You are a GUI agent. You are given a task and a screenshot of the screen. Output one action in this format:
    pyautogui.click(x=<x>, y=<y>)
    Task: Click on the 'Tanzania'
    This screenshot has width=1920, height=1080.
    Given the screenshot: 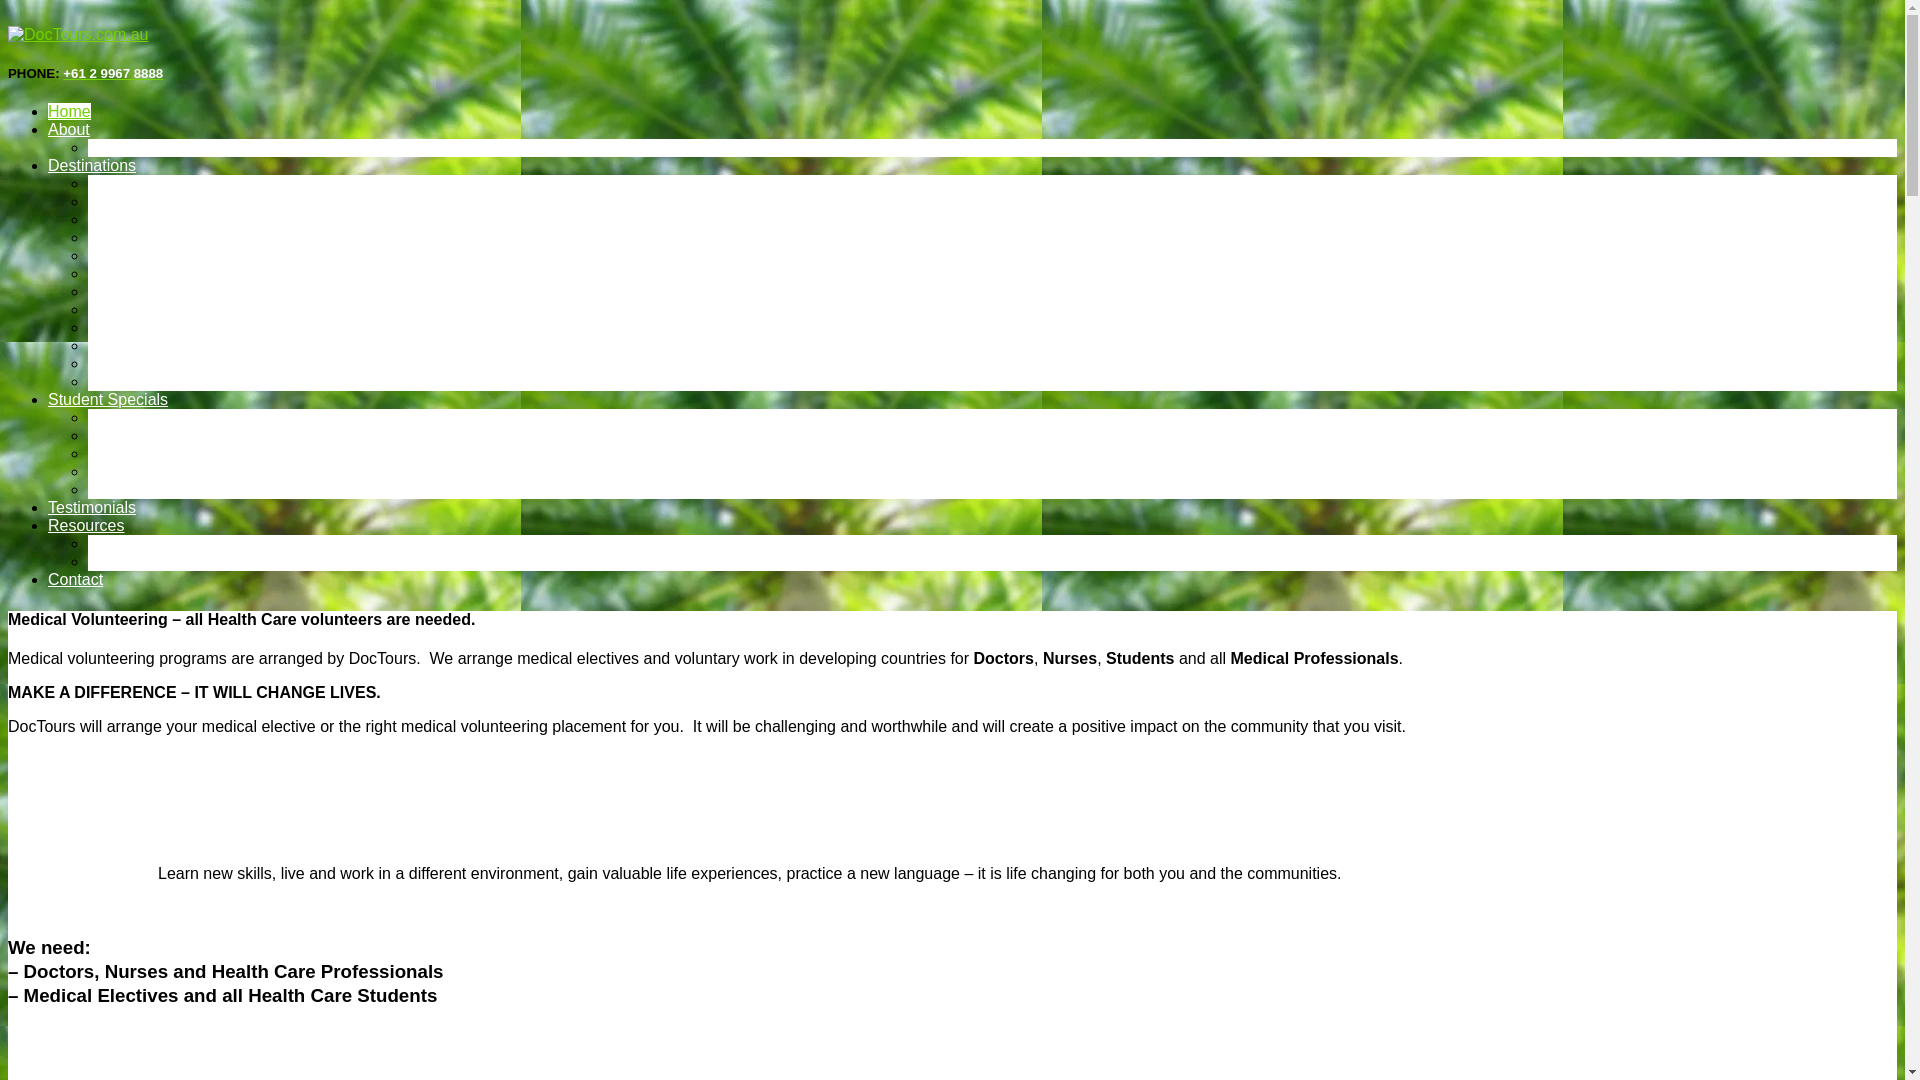 What is the action you would take?
    pyautogui.click(x=119, y=291)
    